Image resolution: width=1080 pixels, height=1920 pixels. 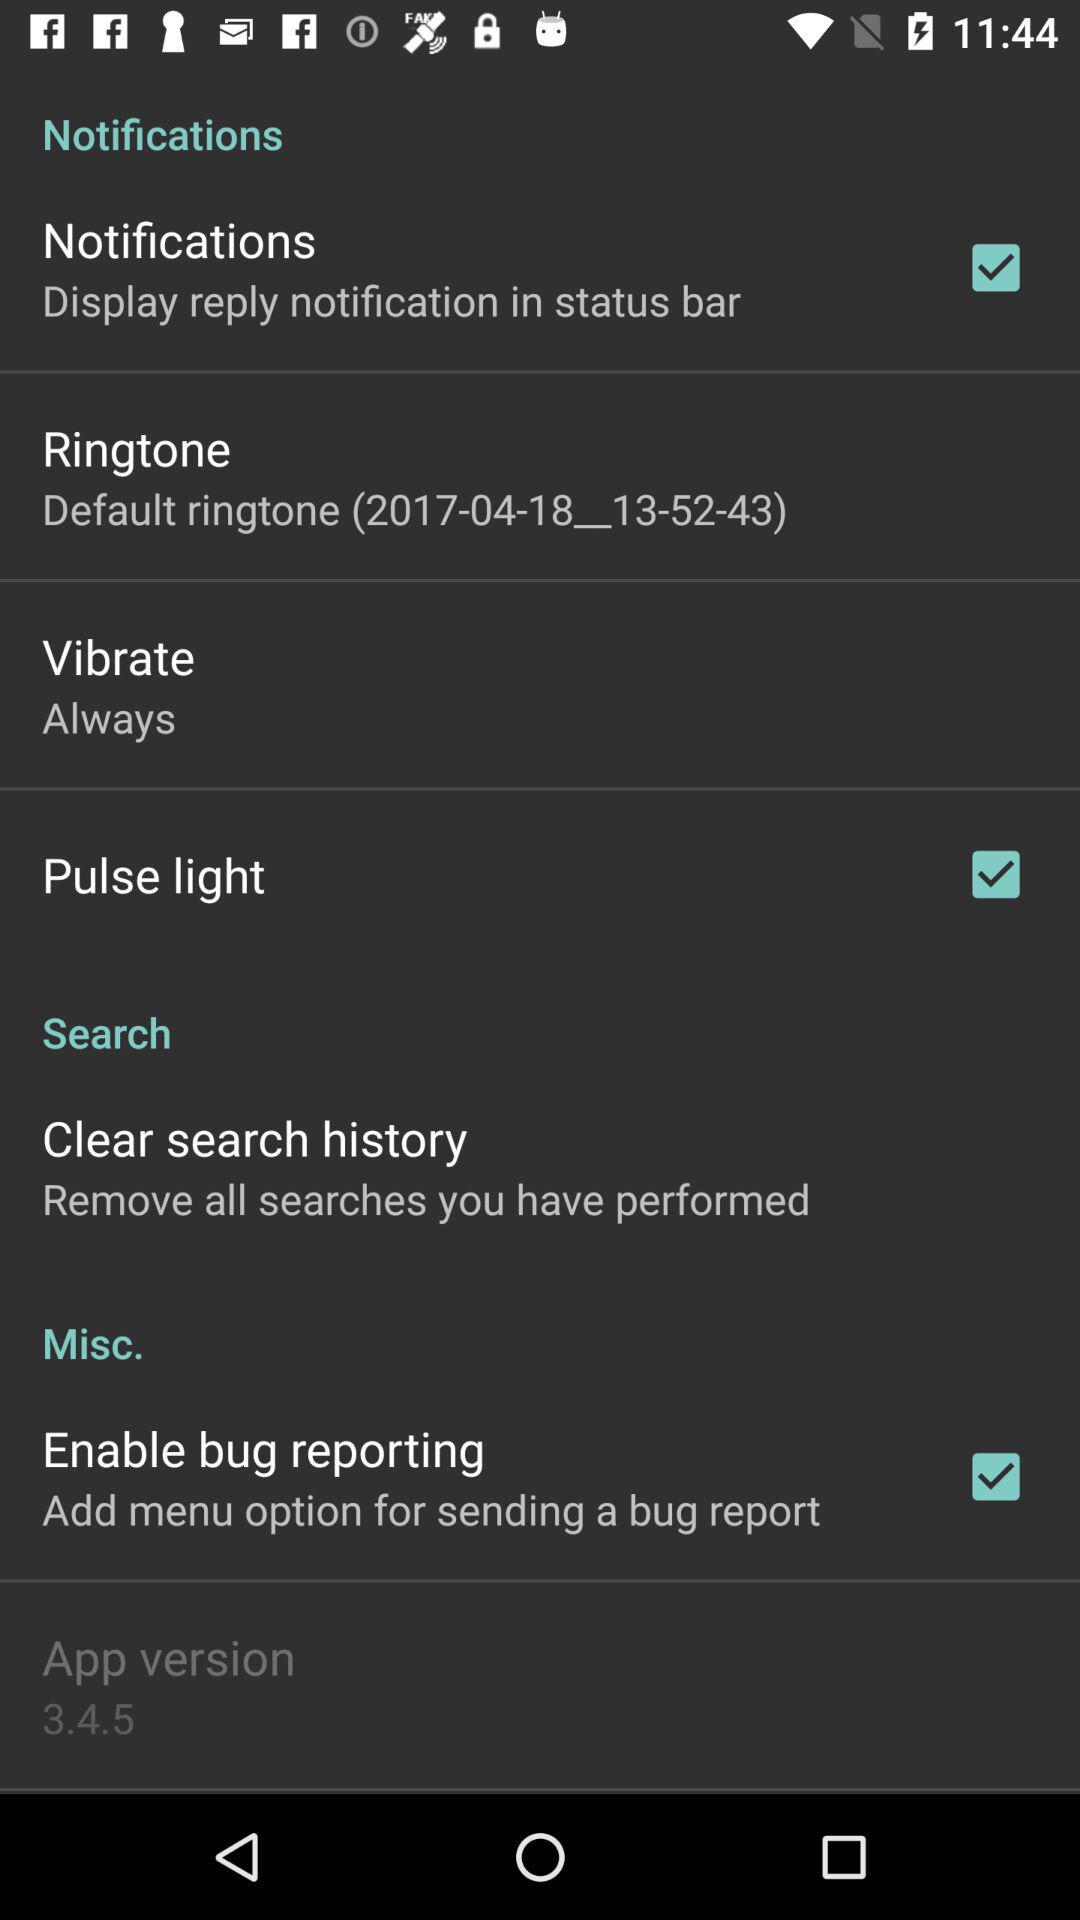 I want to click on the always icon, so click(x=109, y=716).